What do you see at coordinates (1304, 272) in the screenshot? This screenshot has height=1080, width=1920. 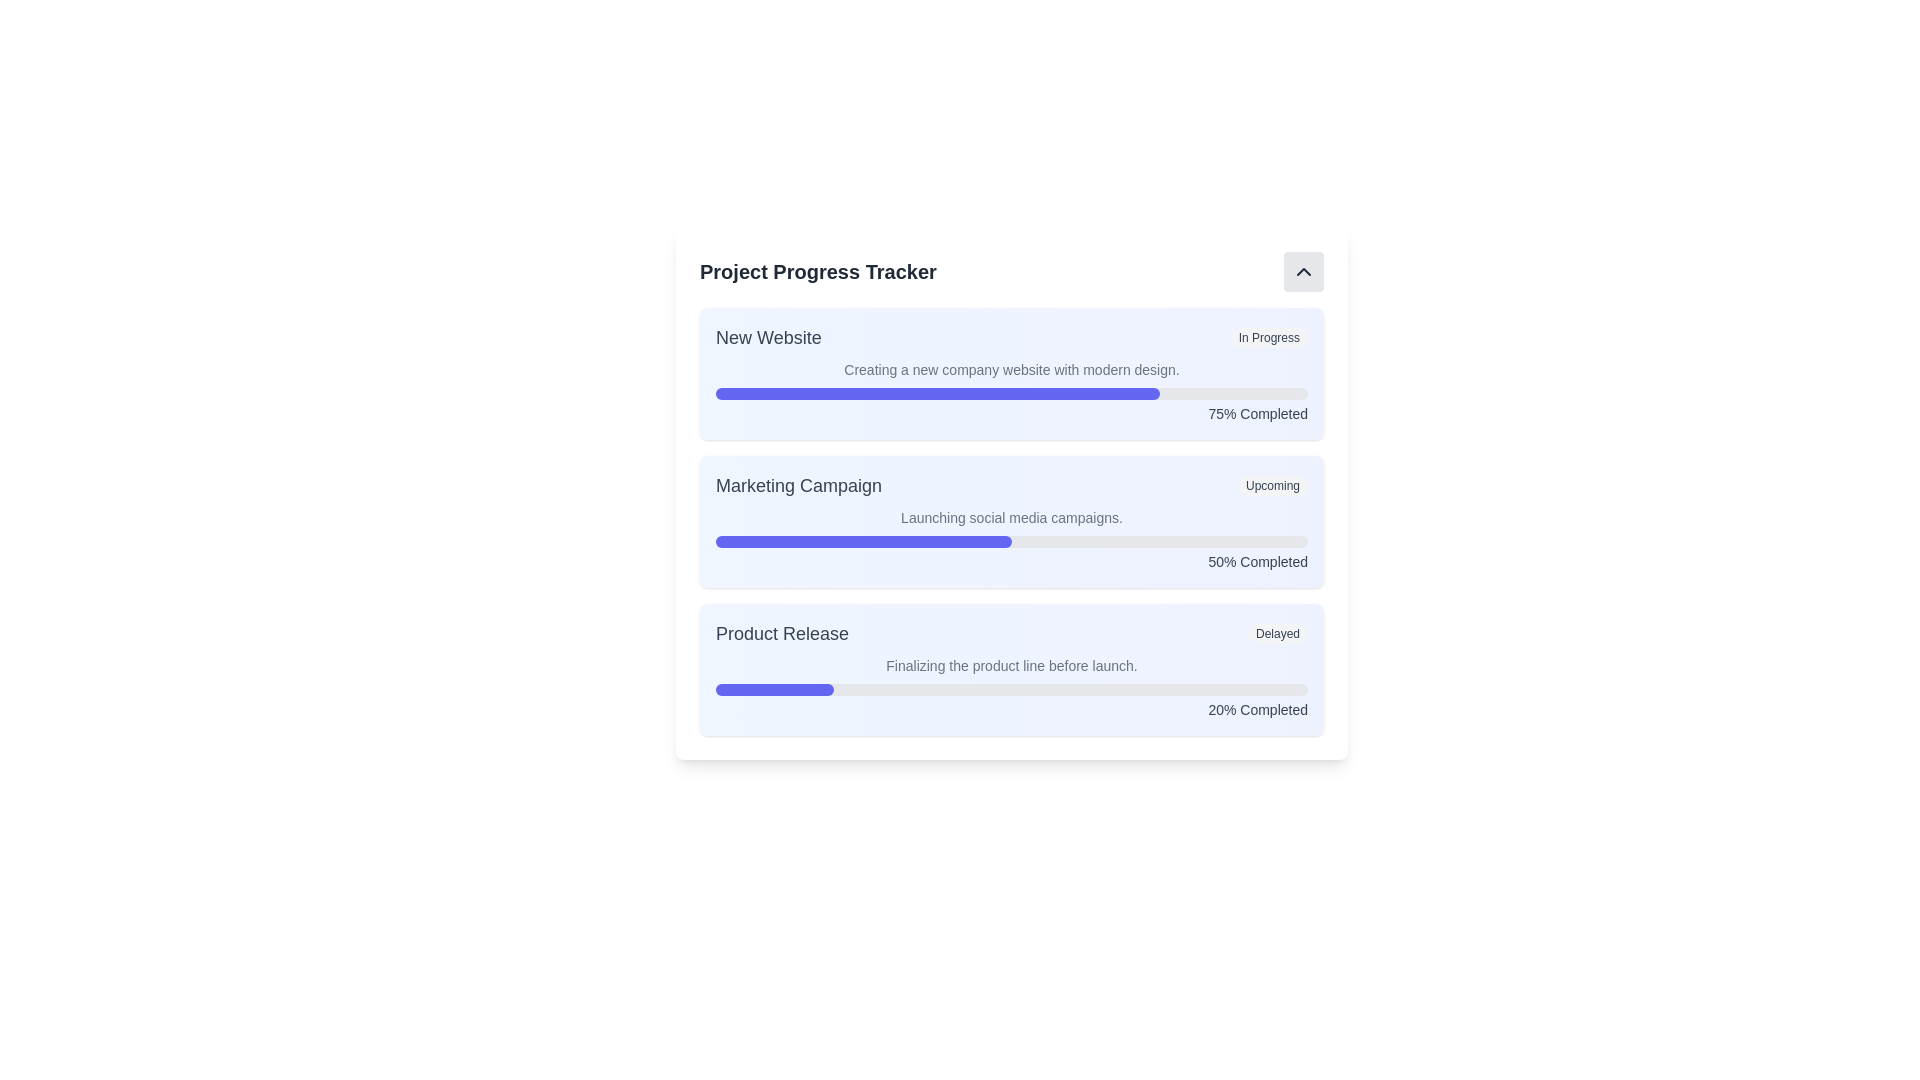 I see `the upward-pointing arrow icon, which is a minimalistic triangular button shaded in dark gray located in the top-right corner of the interface` at bounding box center [1304, 272].